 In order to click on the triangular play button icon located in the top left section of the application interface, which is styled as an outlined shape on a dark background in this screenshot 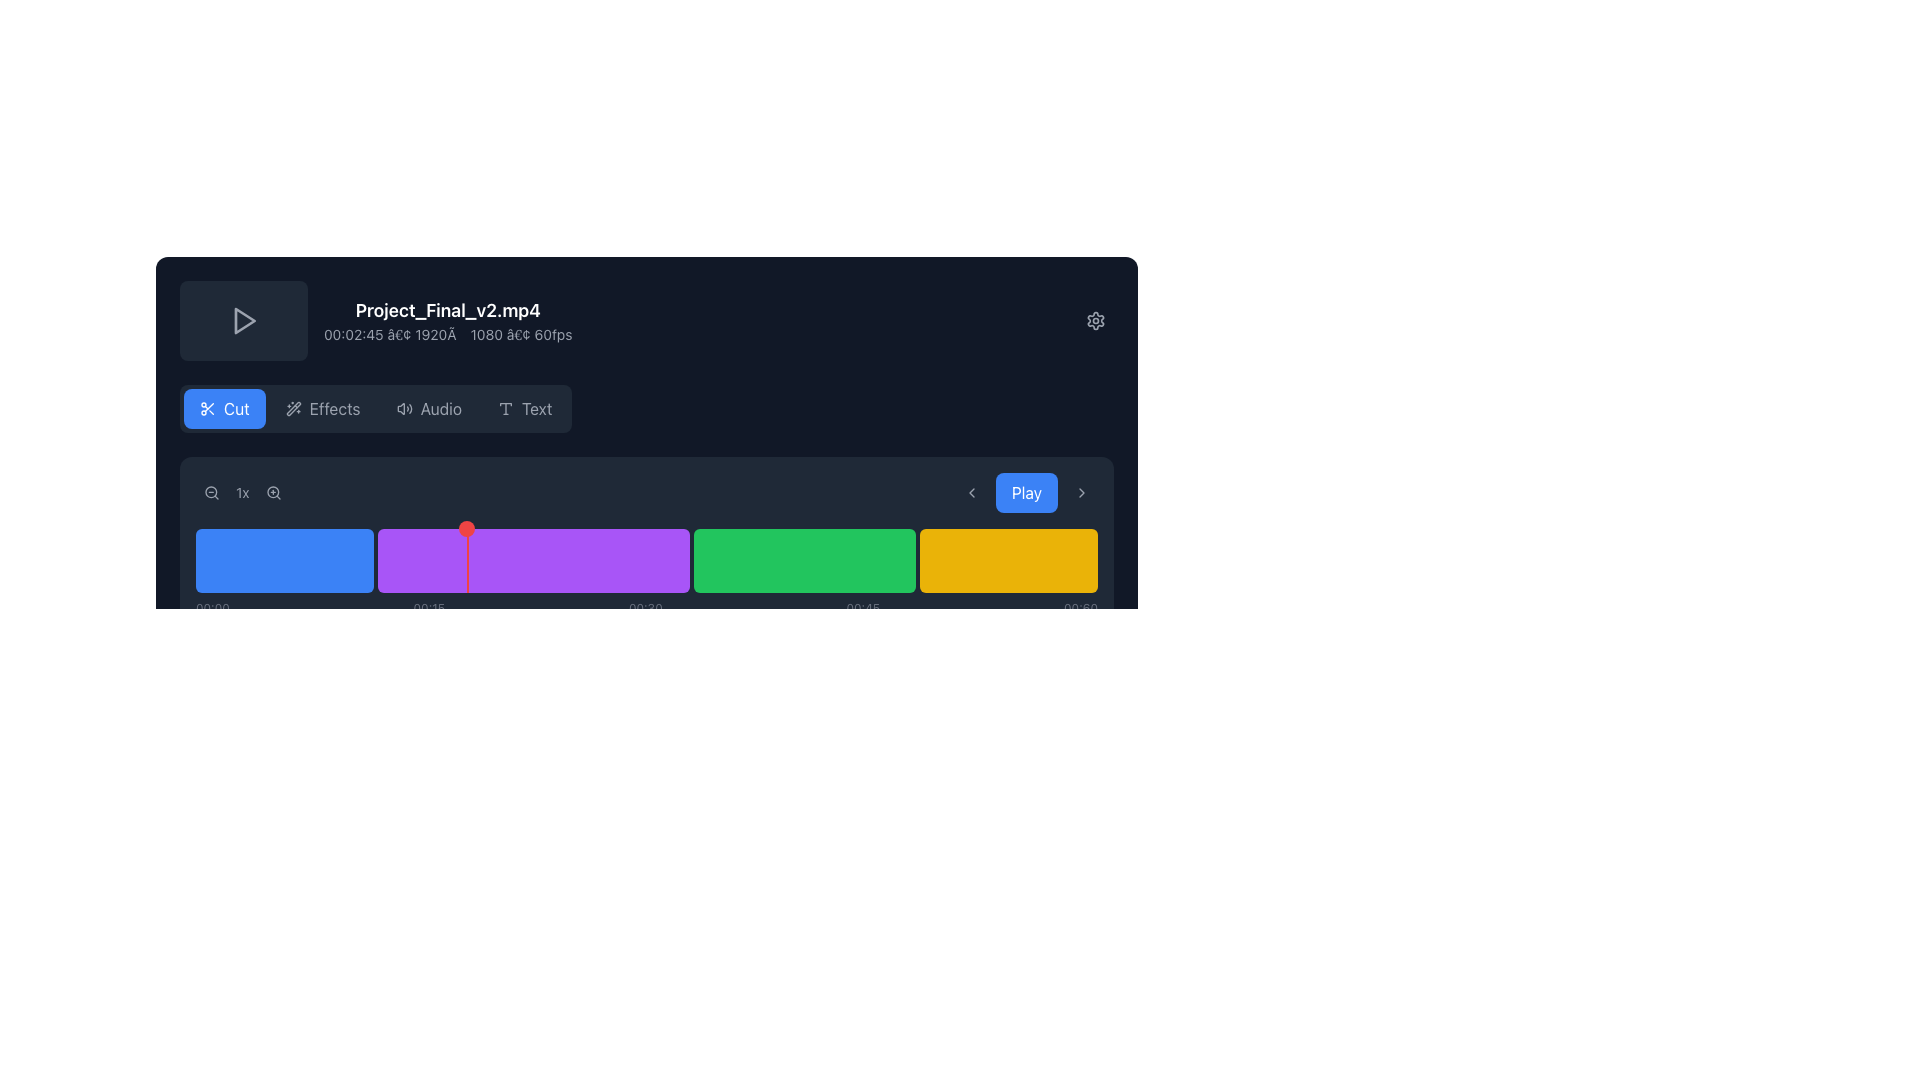, I will do `click(244, 319)`.